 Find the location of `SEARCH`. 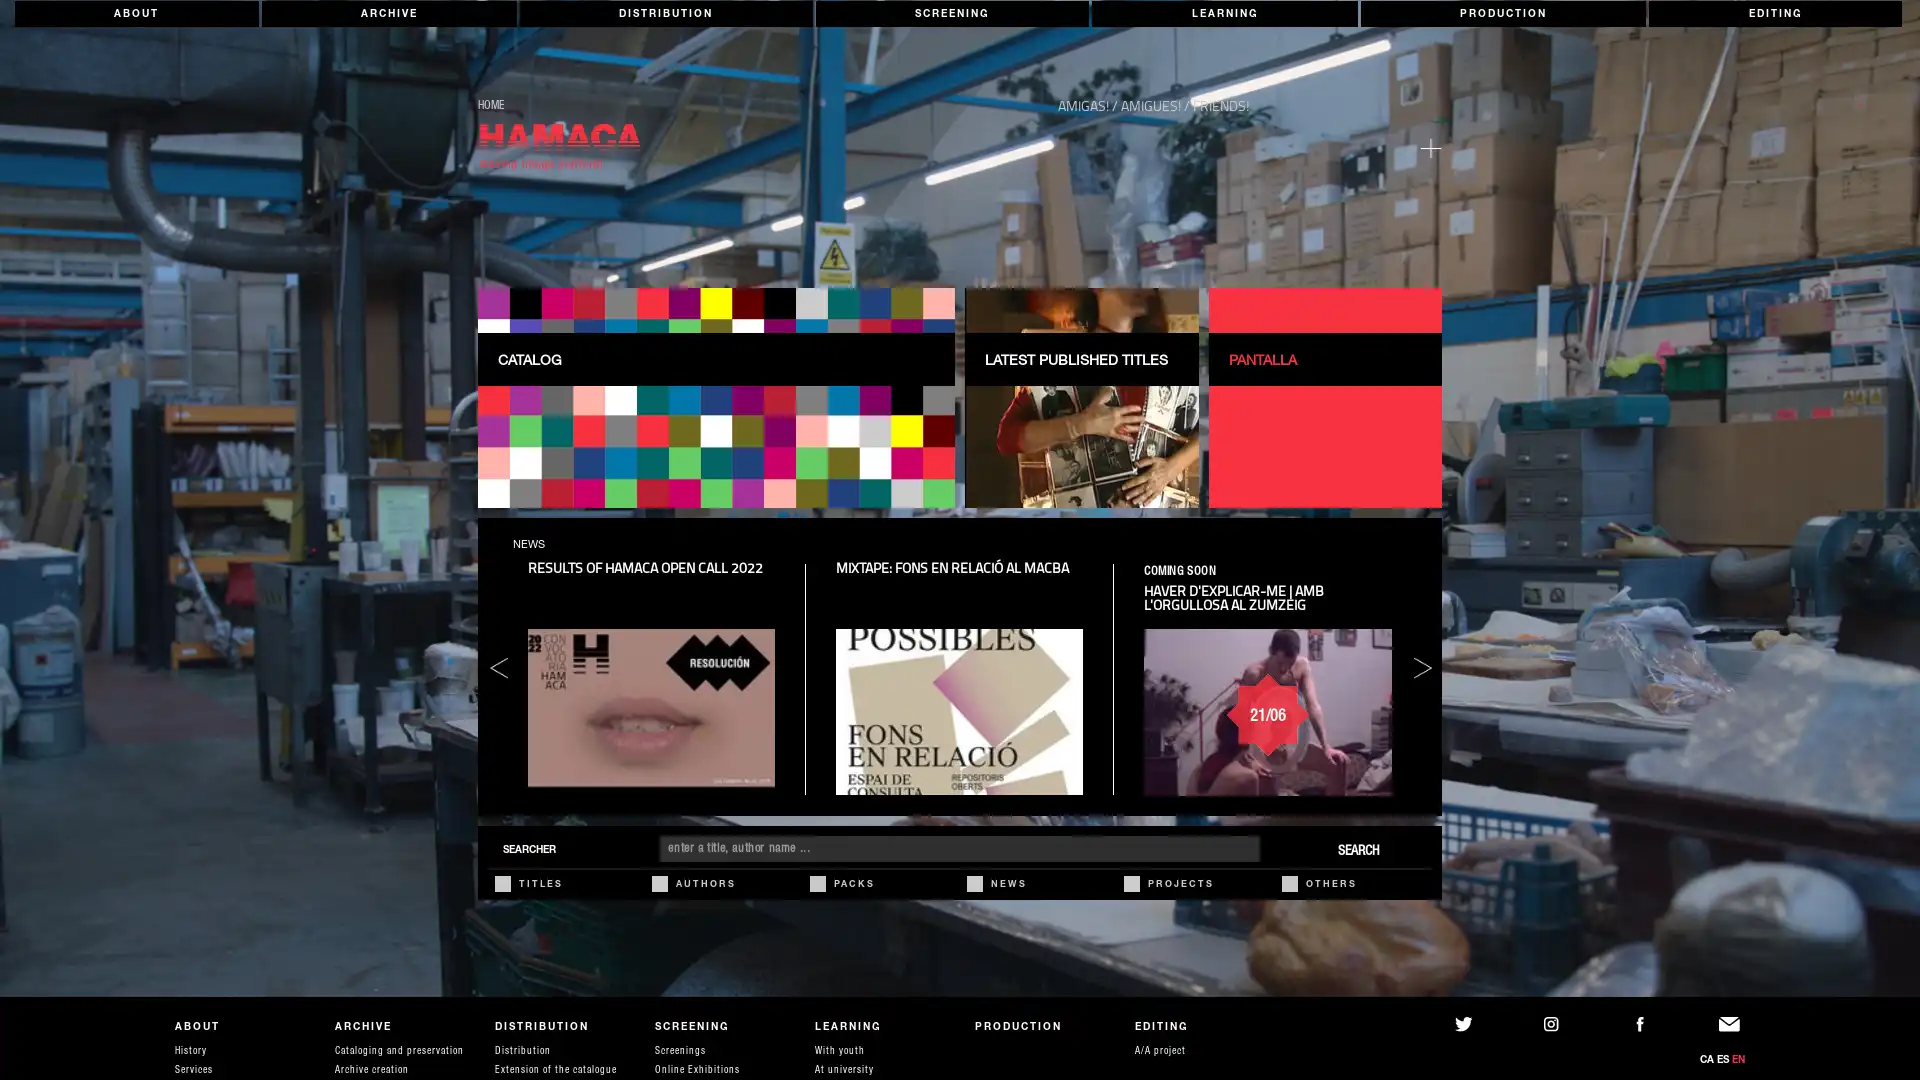

SEARCH is located at coordinates (1353, 851).